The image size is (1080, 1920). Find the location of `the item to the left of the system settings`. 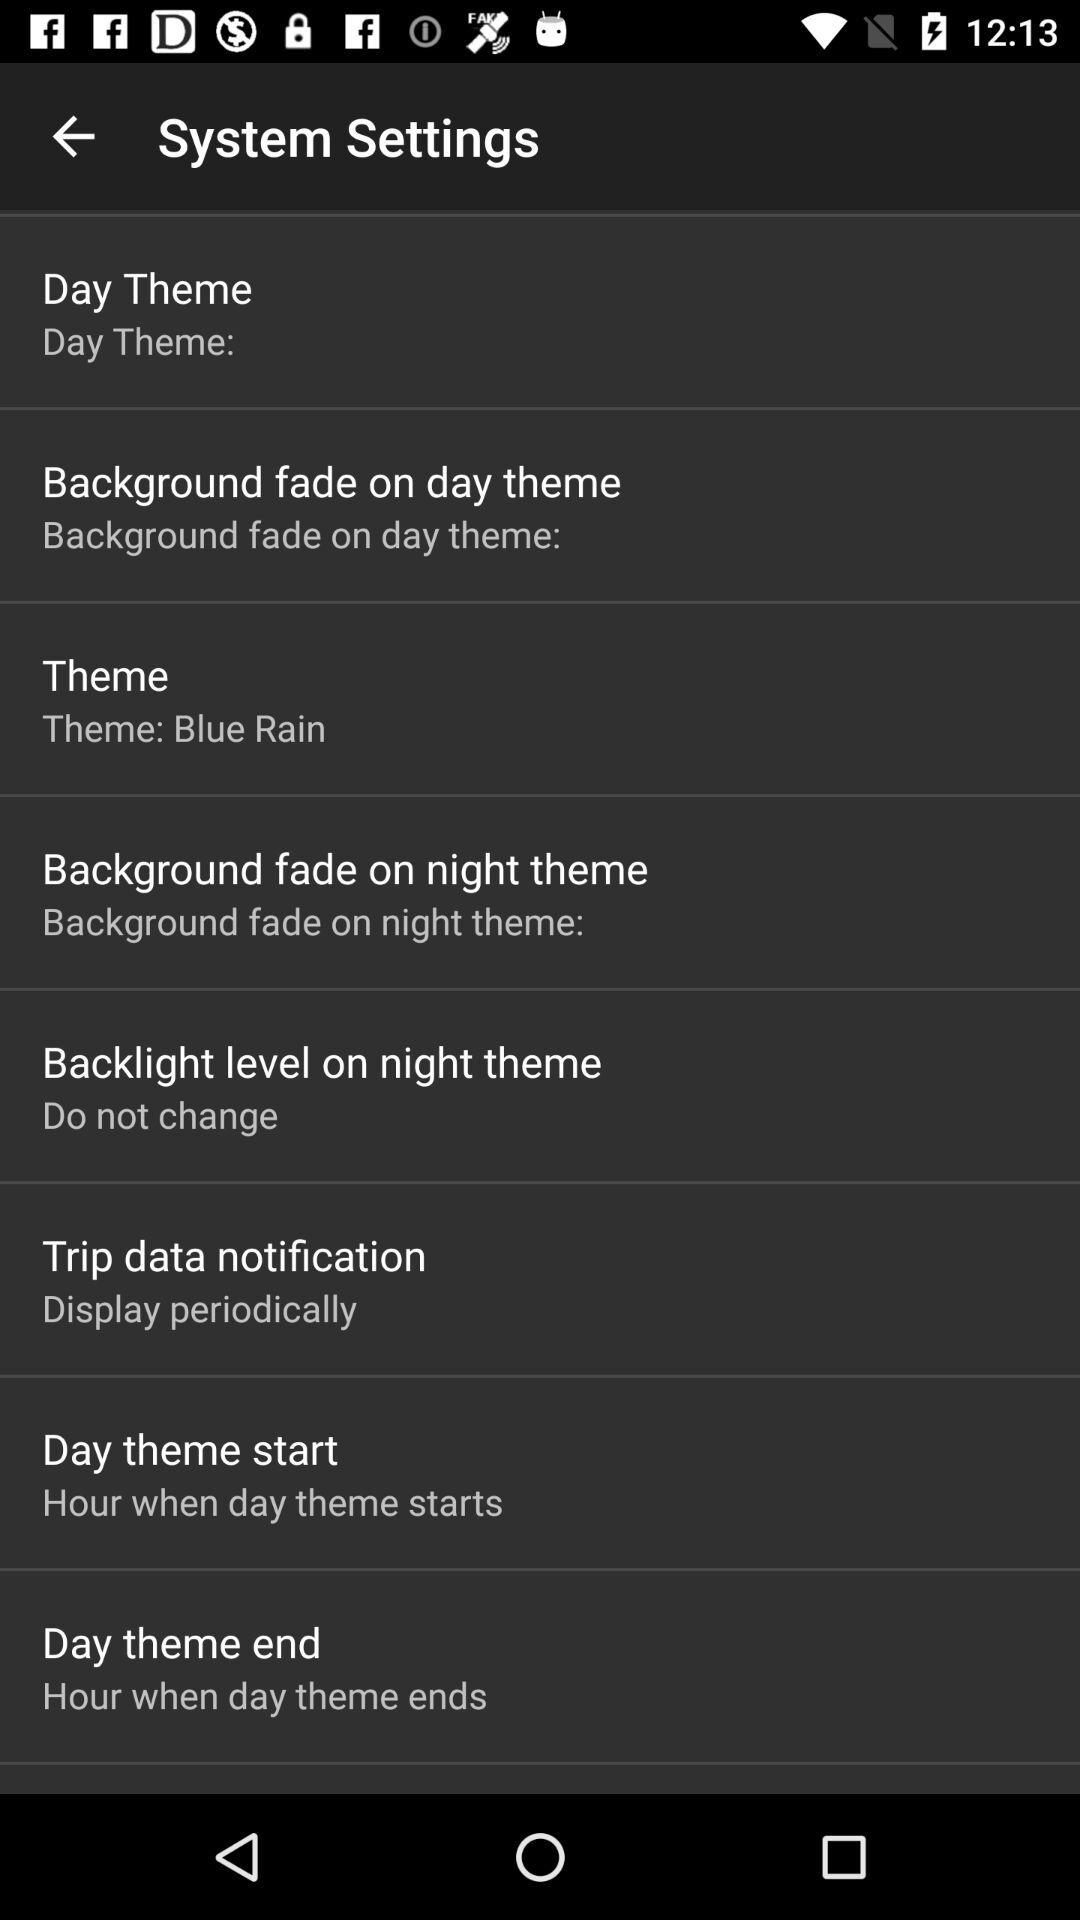

the item to the left of the system settings is located at coordinates (72, 135).